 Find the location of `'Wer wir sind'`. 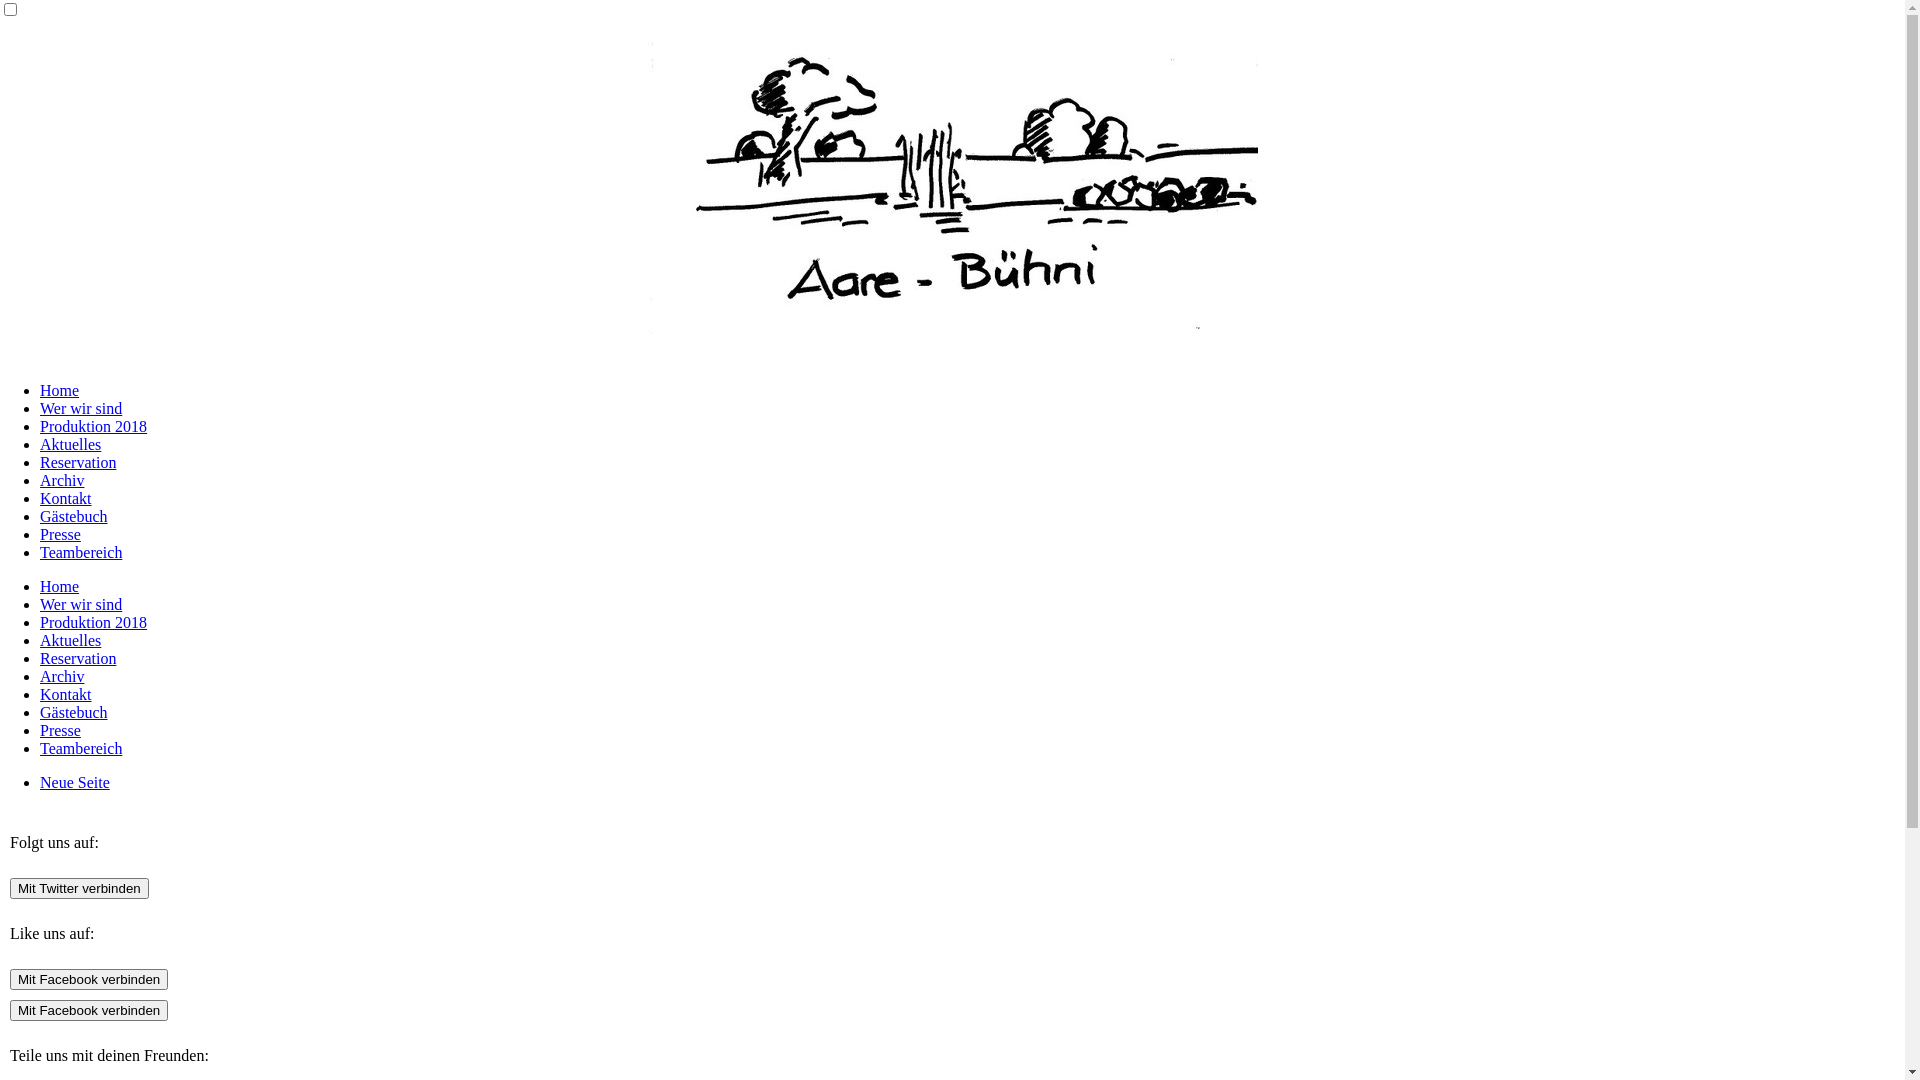

'Wer wir sind' is located at coordinates (80, 603).